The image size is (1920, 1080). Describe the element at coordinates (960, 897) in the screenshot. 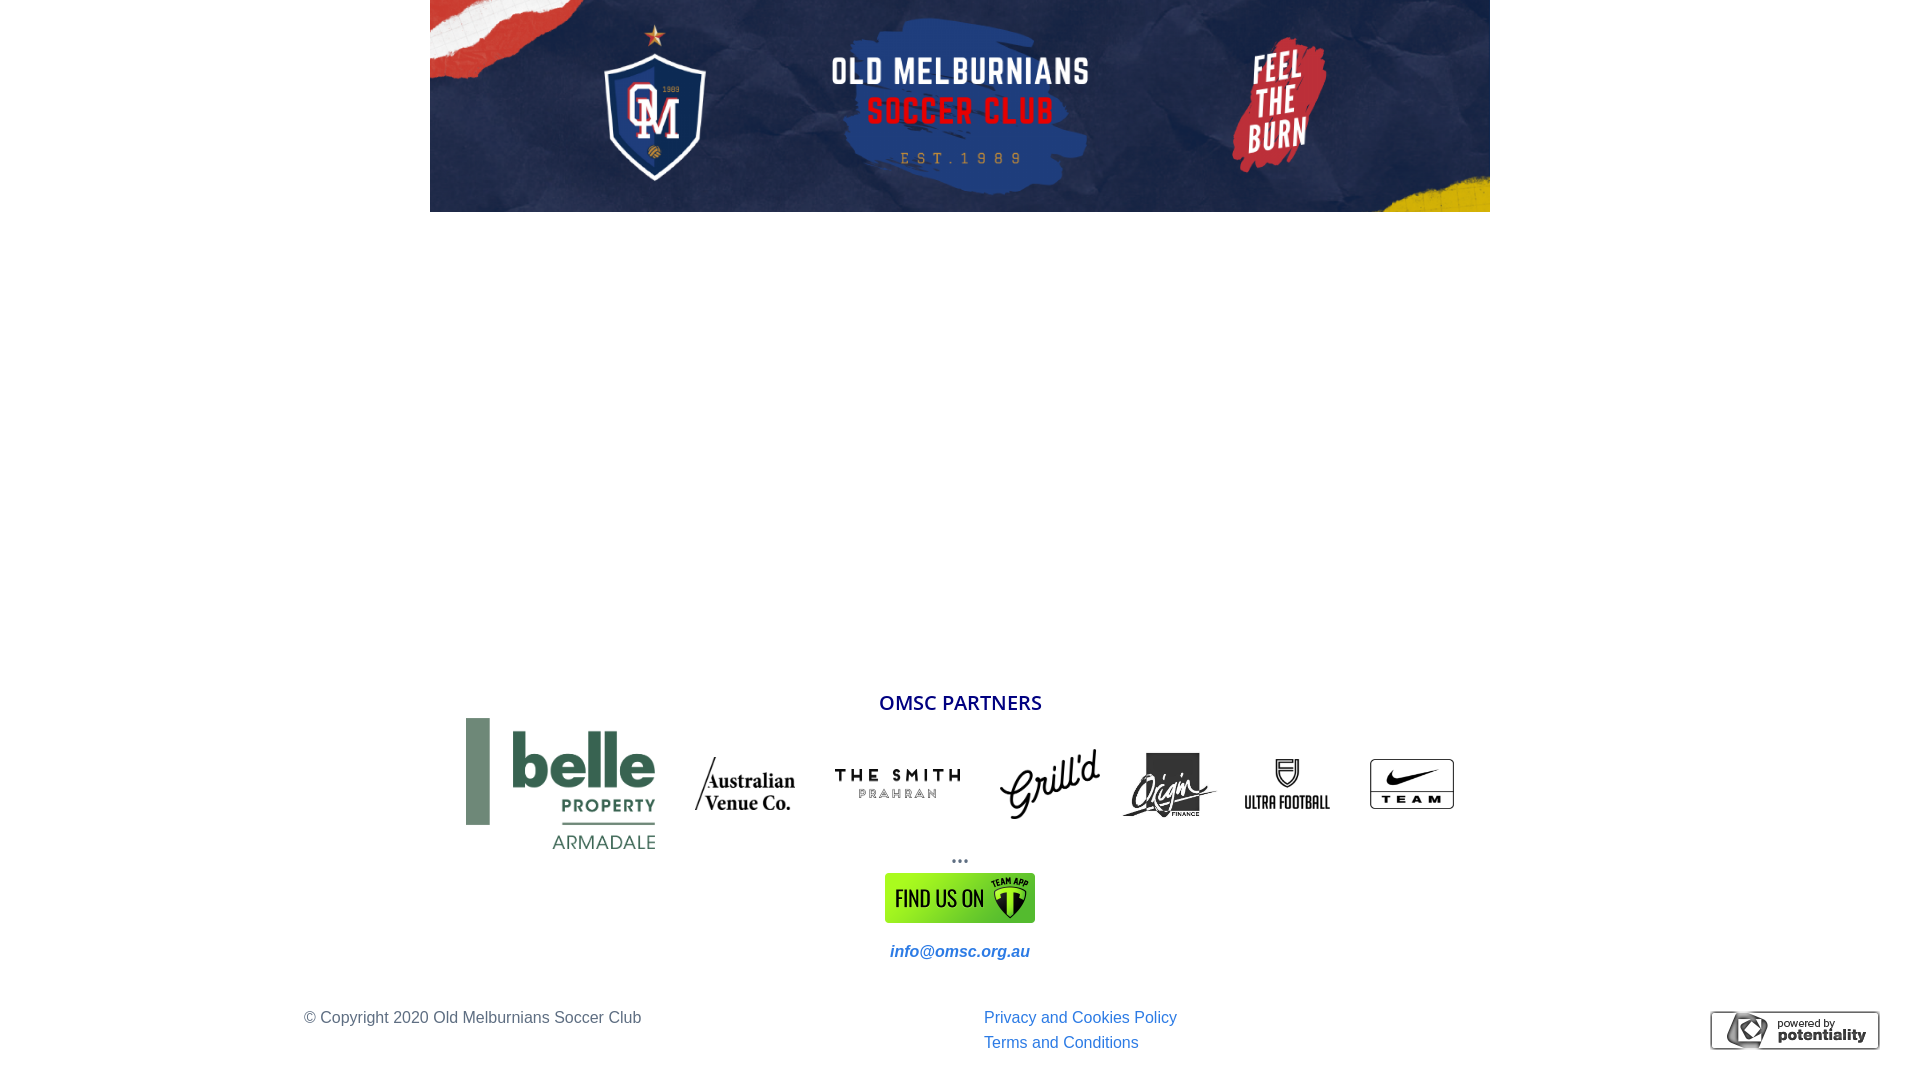

I see `'Find us on Team App'` at that location.